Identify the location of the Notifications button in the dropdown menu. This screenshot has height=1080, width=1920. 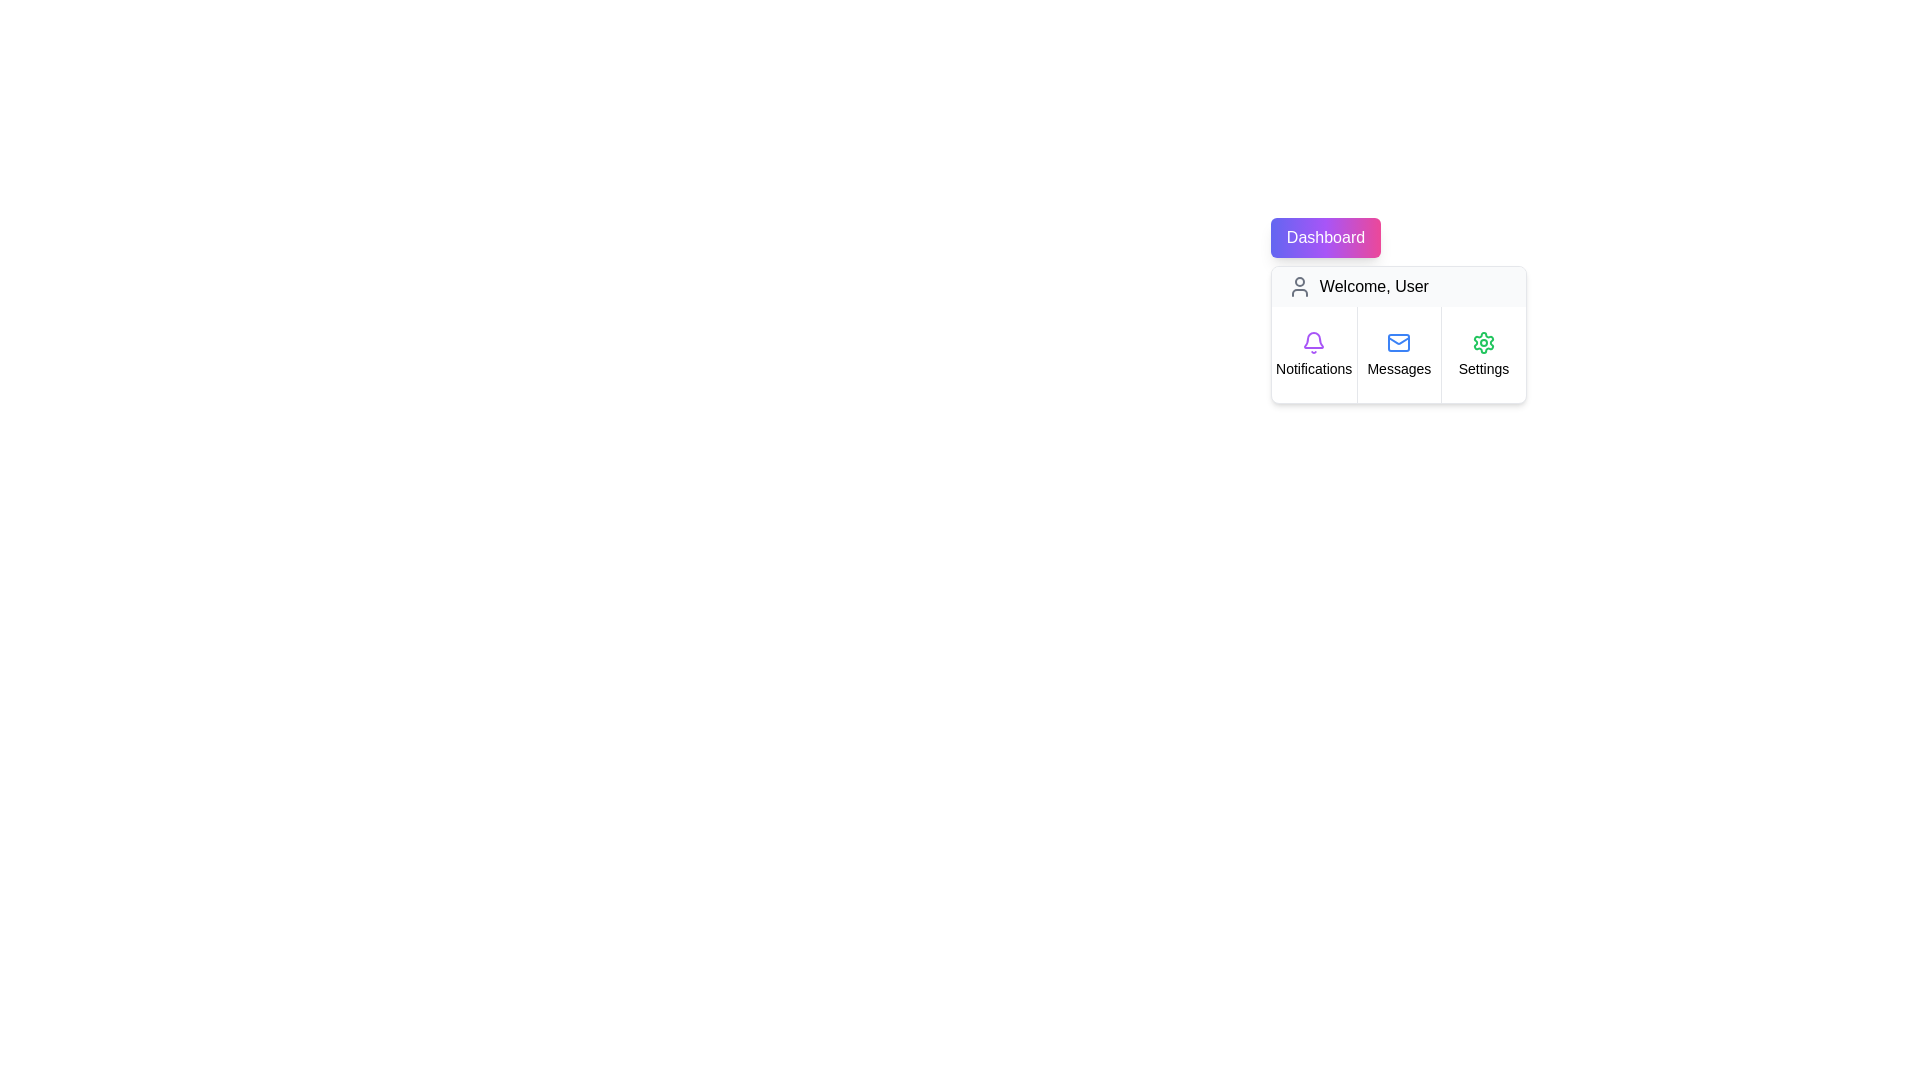
(1314, 353).